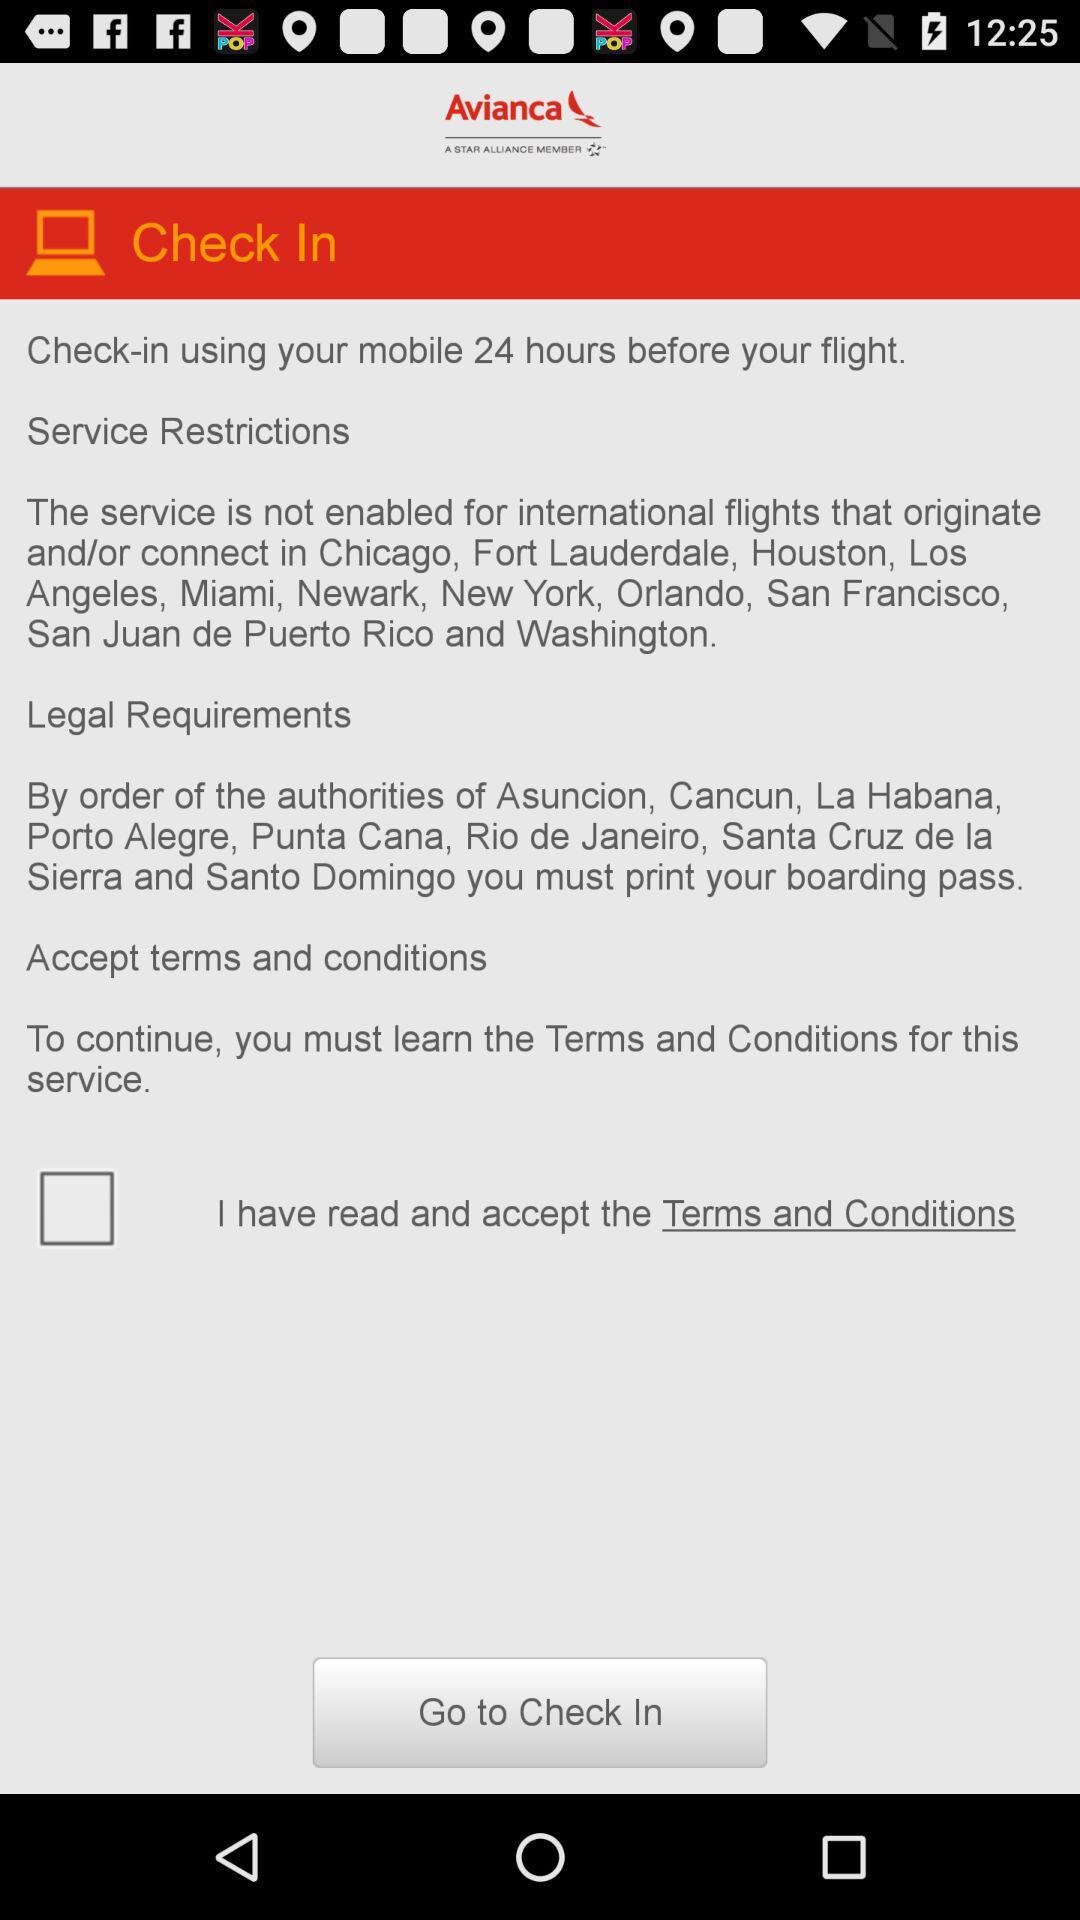 This screenshot has width=1080, height=1920. Describe the element at coordinates (634, 1209) in the screenshot. I see `item below check in using` at that location.